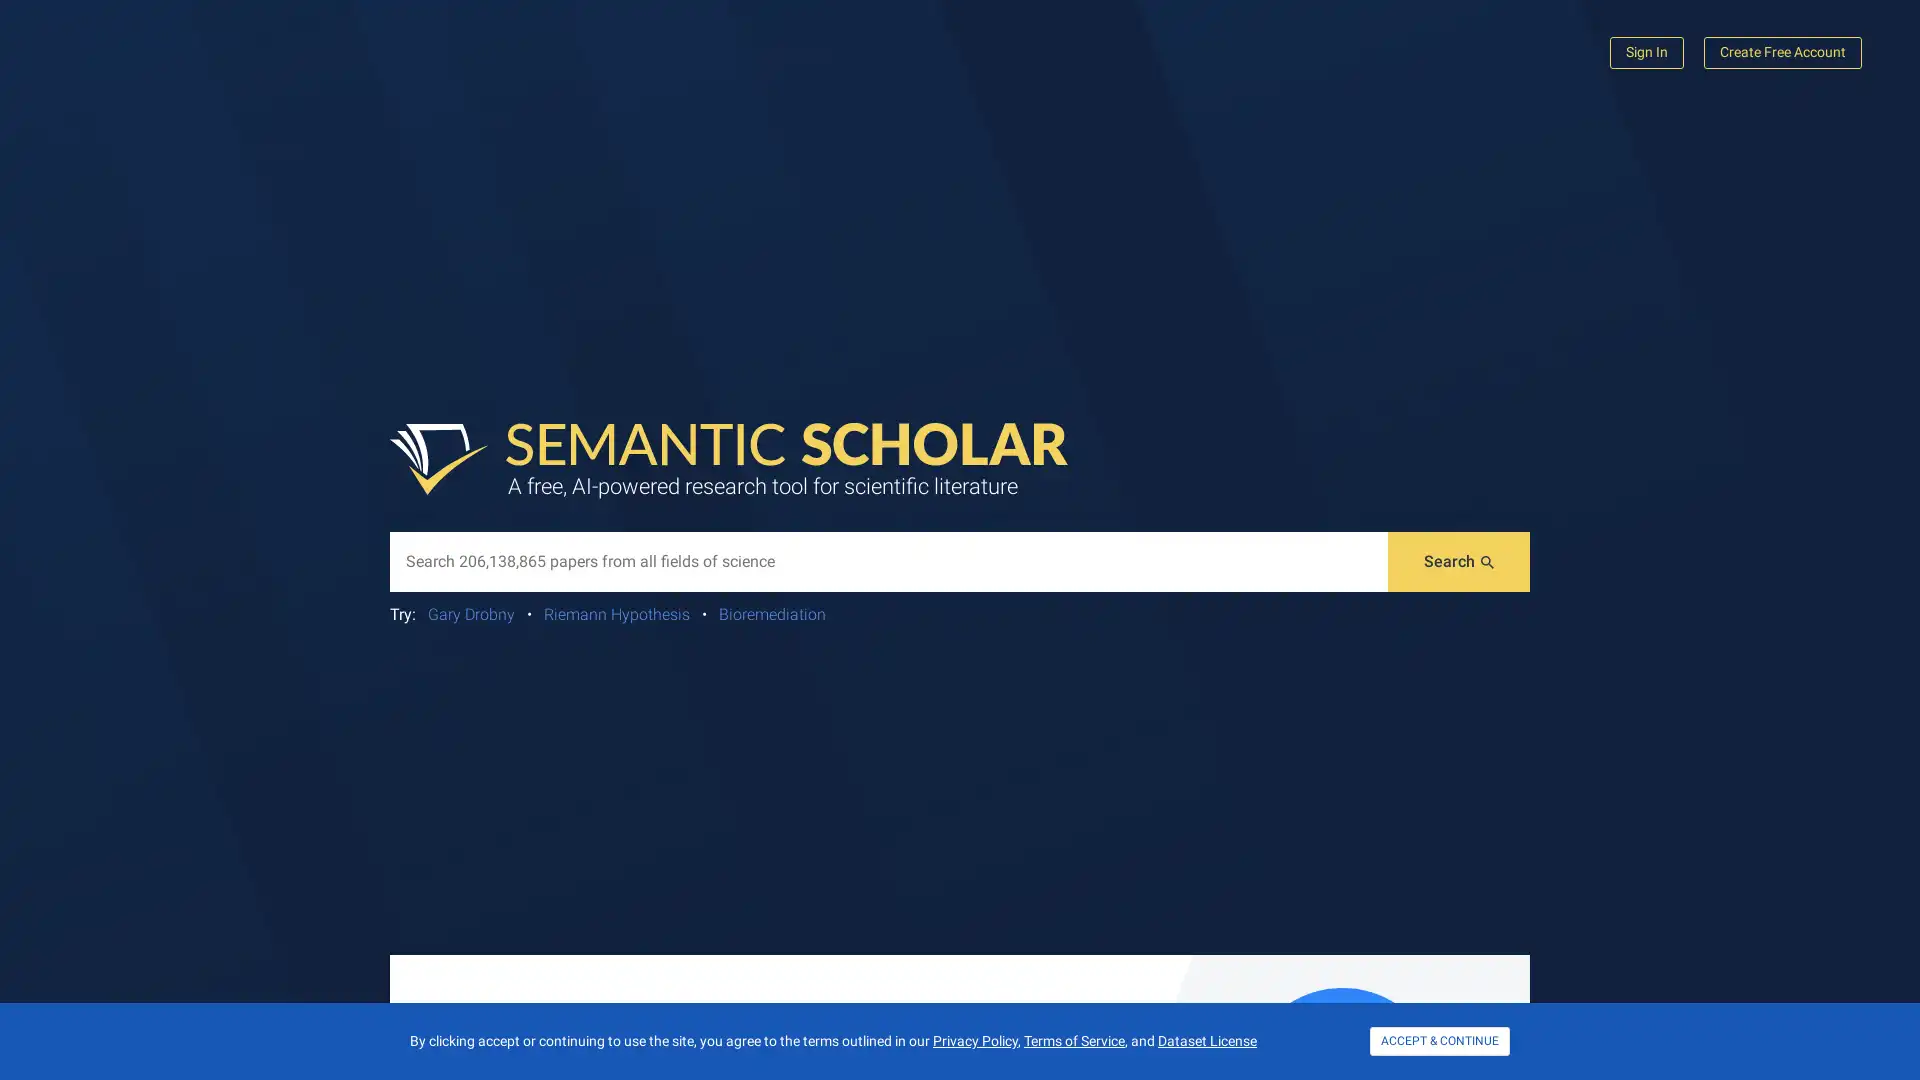 Image resolution: width=1920 pixels, height=1080 pixels. What do you see at coordinates (1440, 1040) in the screenshot?
I see `ACCEPT & CONTINUE` at bounding box center [1440, 1040].